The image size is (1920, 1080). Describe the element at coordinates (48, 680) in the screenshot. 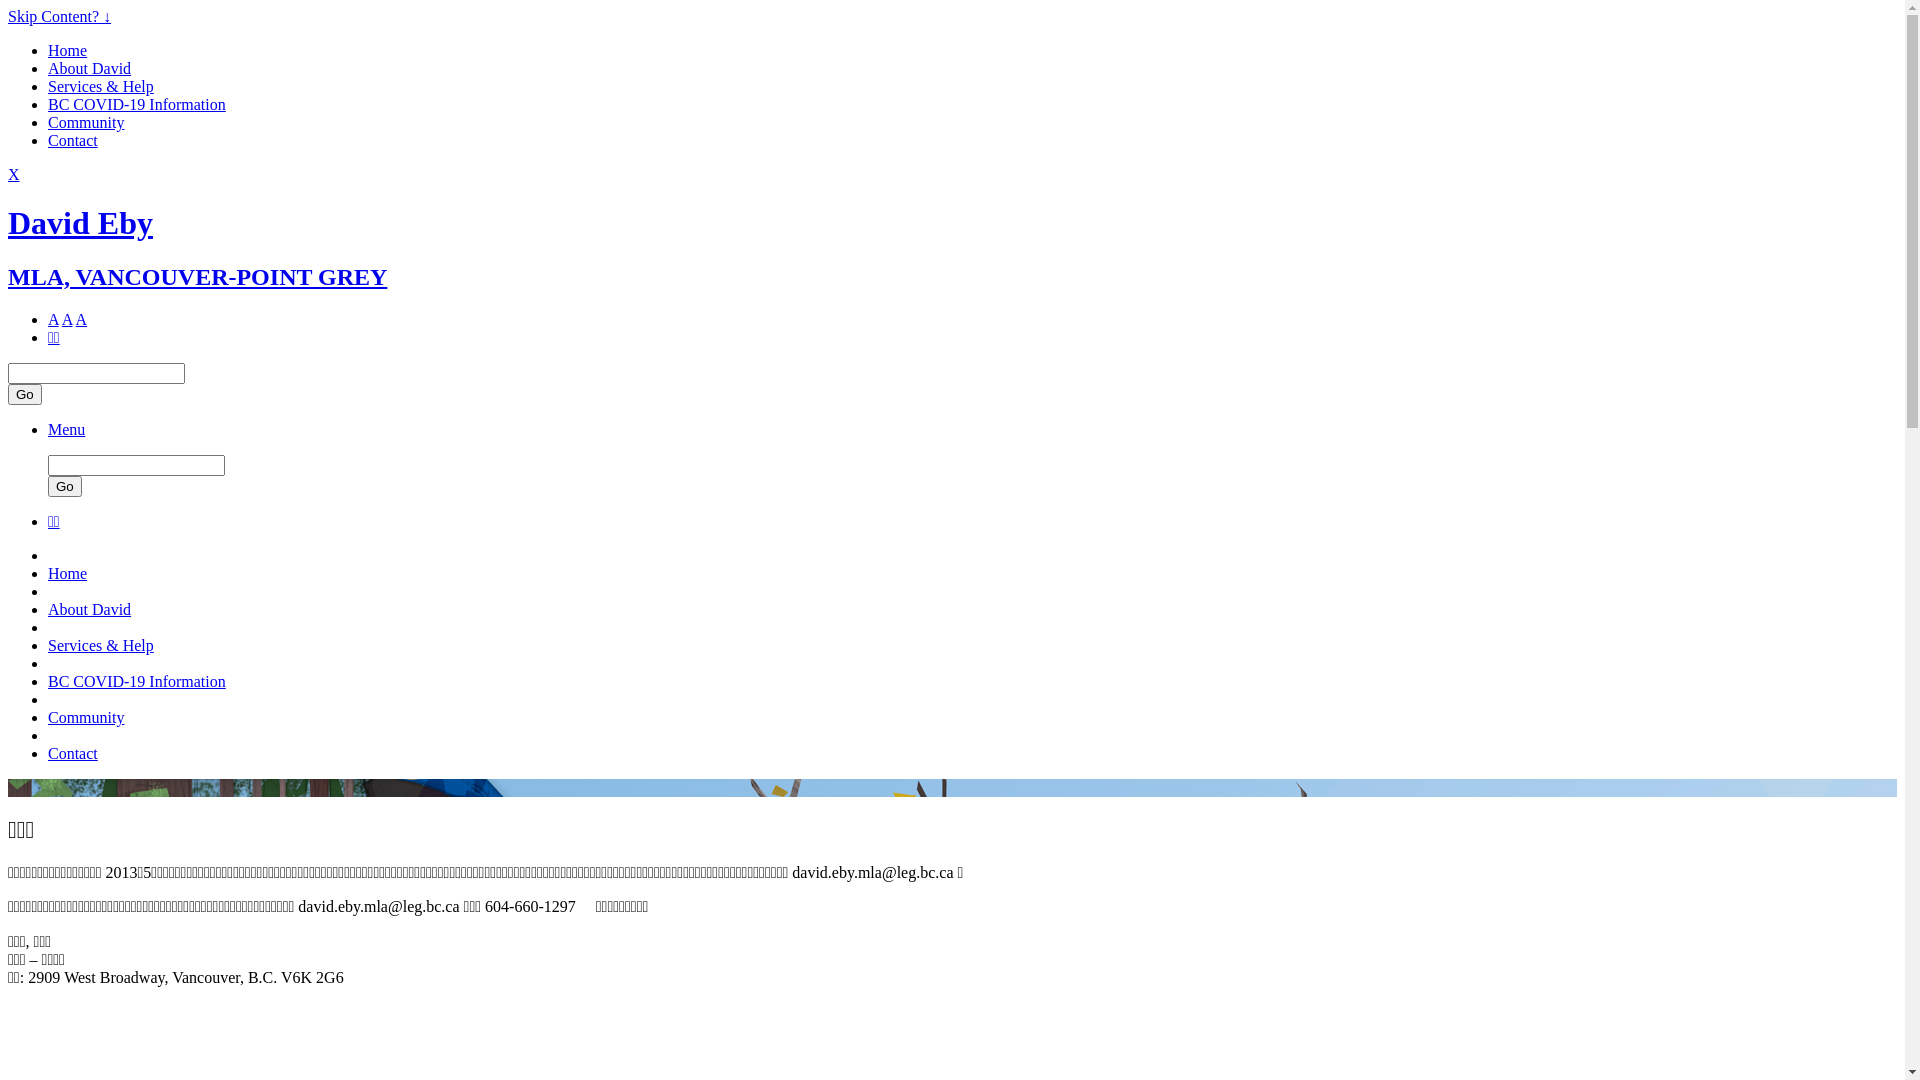

I see `'BC COVID-19 Information'` at that location.